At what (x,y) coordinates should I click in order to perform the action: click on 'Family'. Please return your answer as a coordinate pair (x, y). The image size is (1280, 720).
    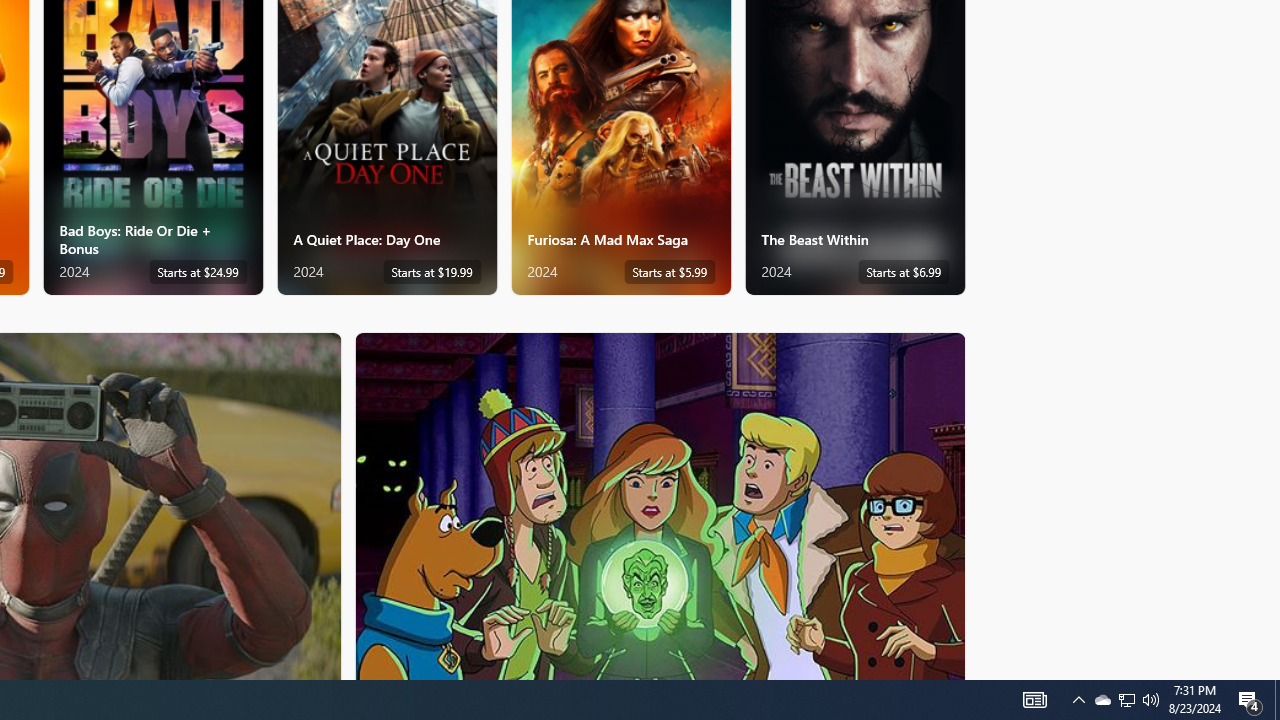
    Looking at the image, I should click on (660, 504).